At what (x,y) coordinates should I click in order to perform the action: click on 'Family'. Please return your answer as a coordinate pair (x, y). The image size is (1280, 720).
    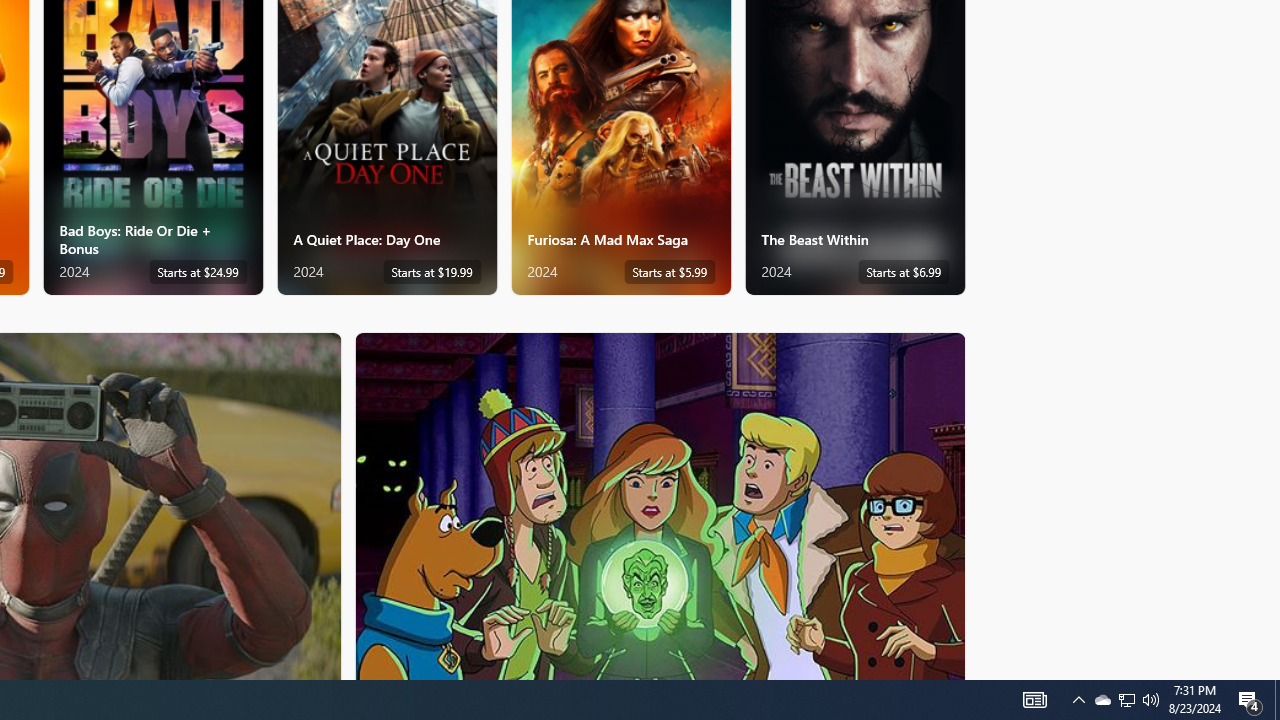
    Looking at the image, I should click on (660, 504).